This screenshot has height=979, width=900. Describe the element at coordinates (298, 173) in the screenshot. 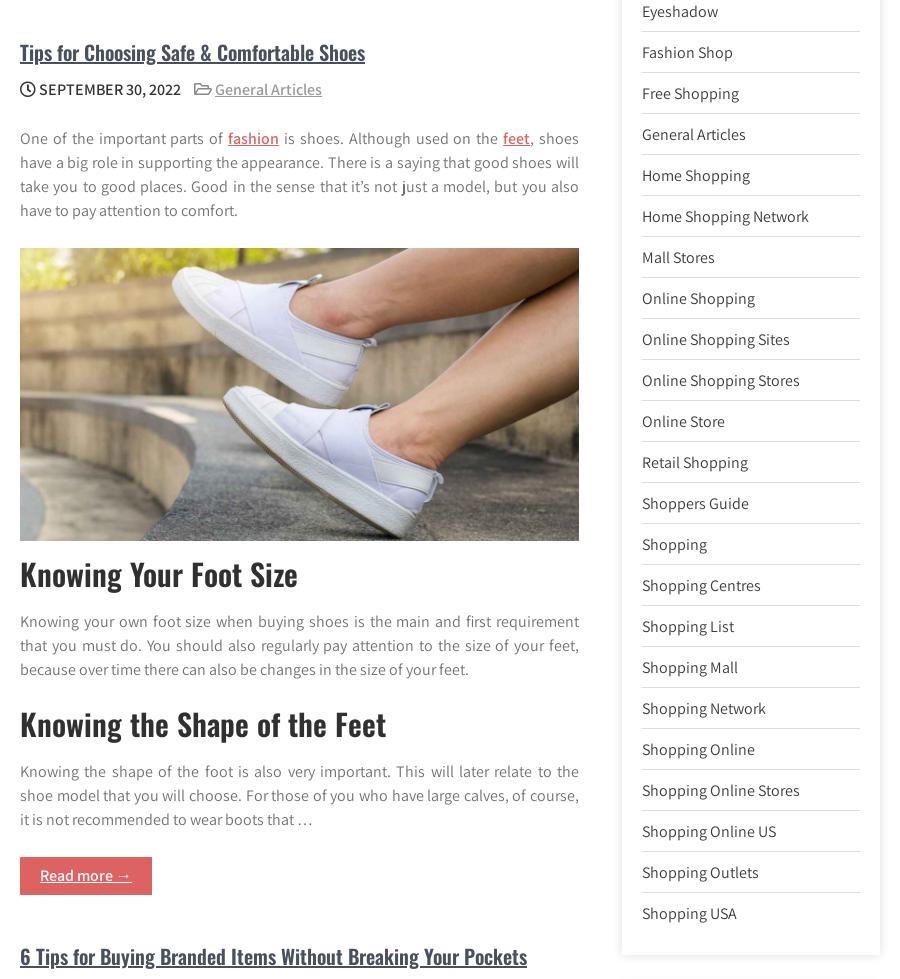

I see `', shoes have a big role in supporting the appearance. There is a saying that good shoes will take you to good places. Good in the sense that it’s not just a model, but you also have to pay attention to comfort.'` at that location.